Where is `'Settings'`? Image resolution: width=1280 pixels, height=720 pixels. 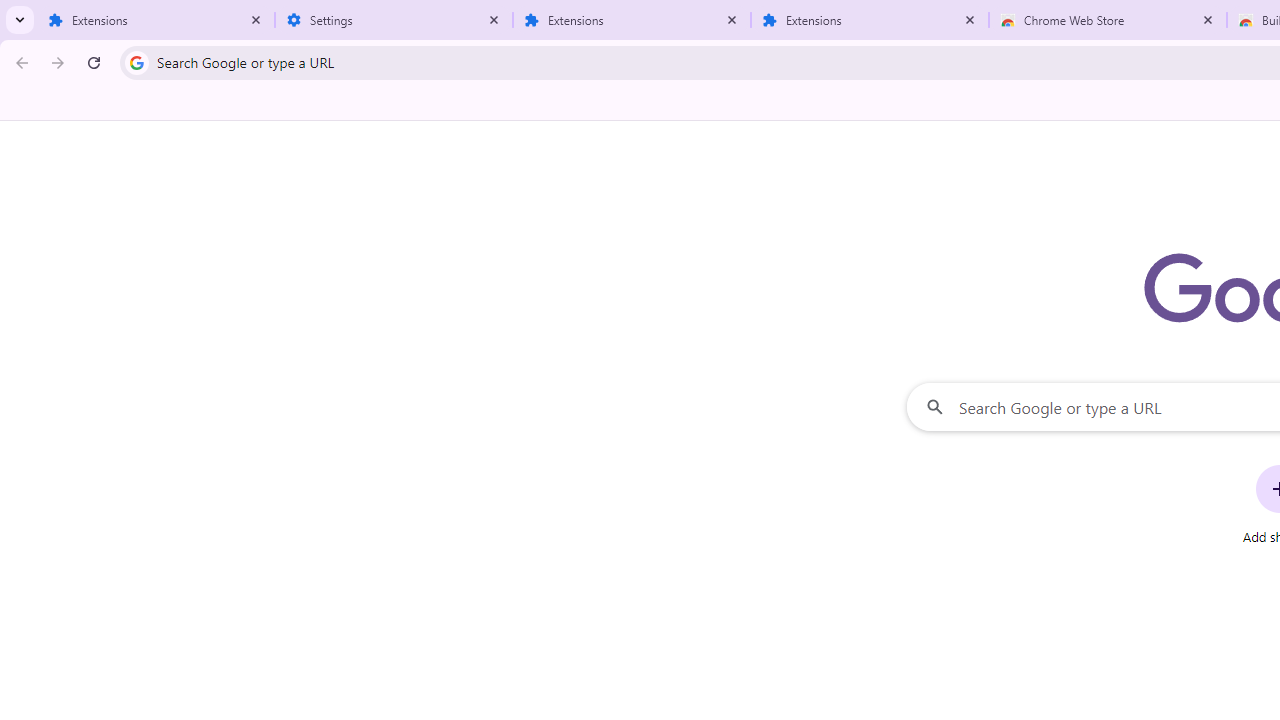 'Settings' is located at coordinates (394, 20).